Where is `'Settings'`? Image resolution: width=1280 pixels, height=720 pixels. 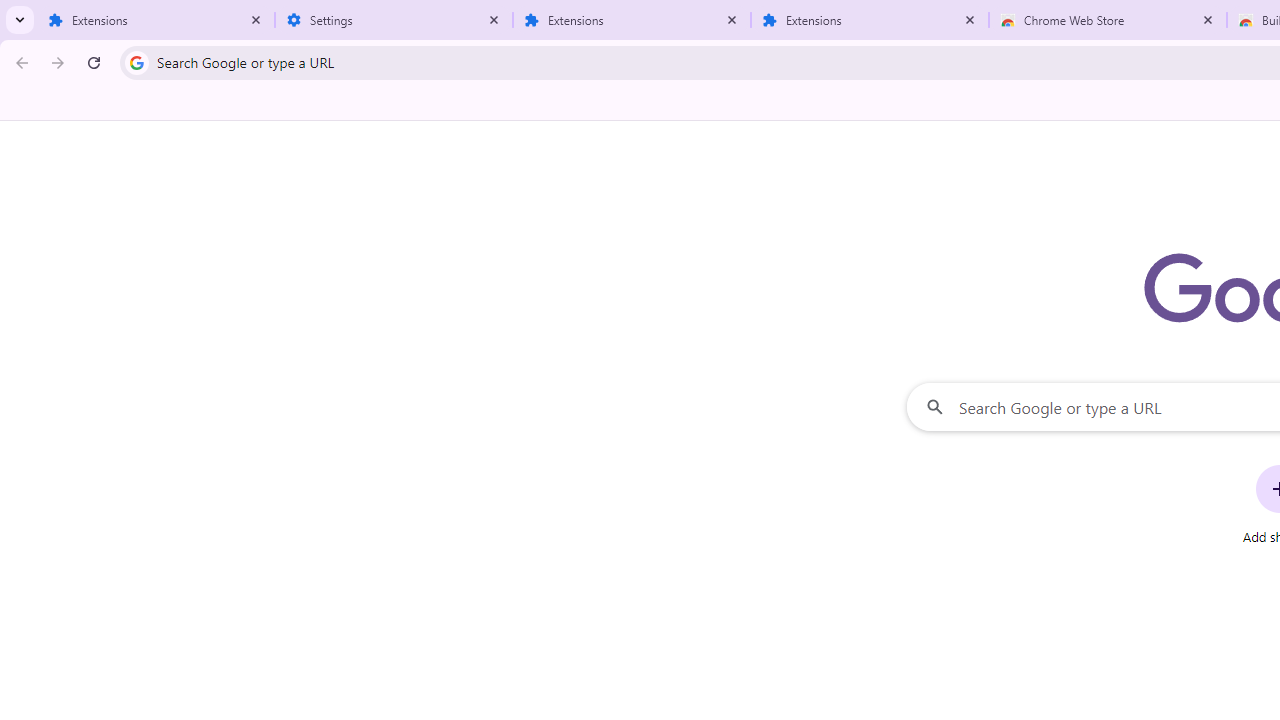 'Settings' is located at coordinates (394, 20).